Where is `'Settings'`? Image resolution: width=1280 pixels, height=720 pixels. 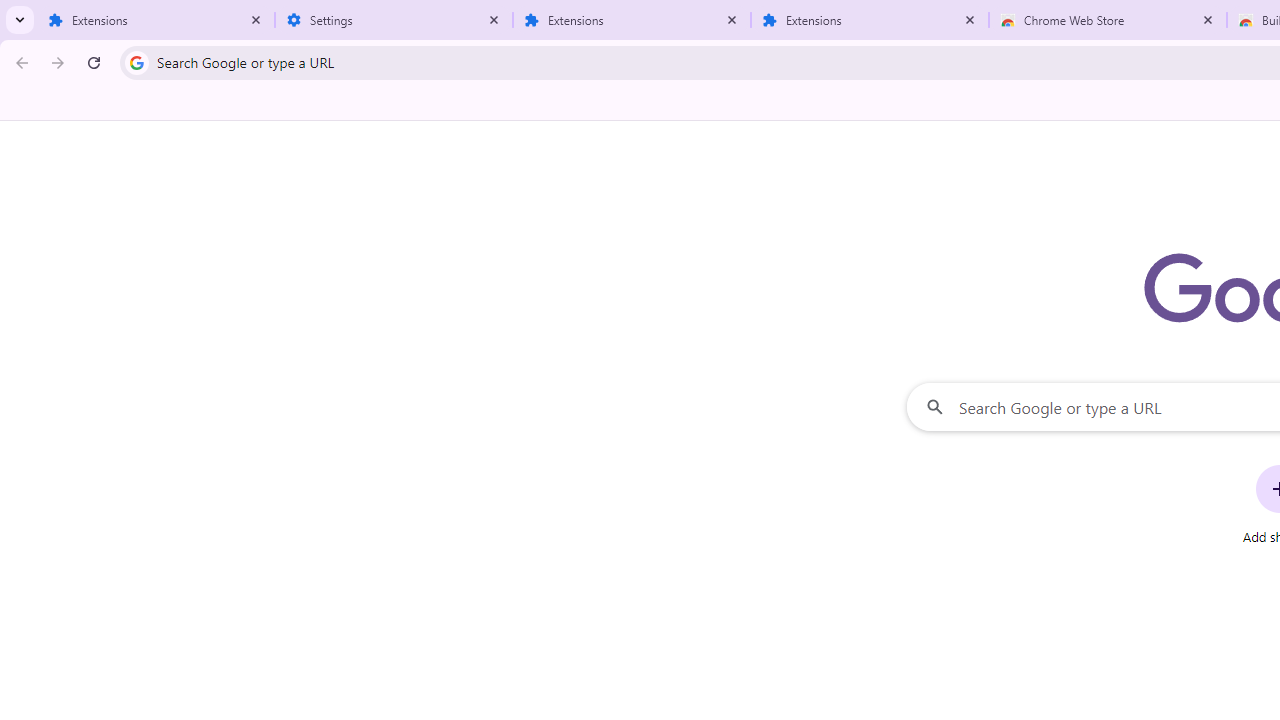 'Settings' is located at coordinates (394, 20).